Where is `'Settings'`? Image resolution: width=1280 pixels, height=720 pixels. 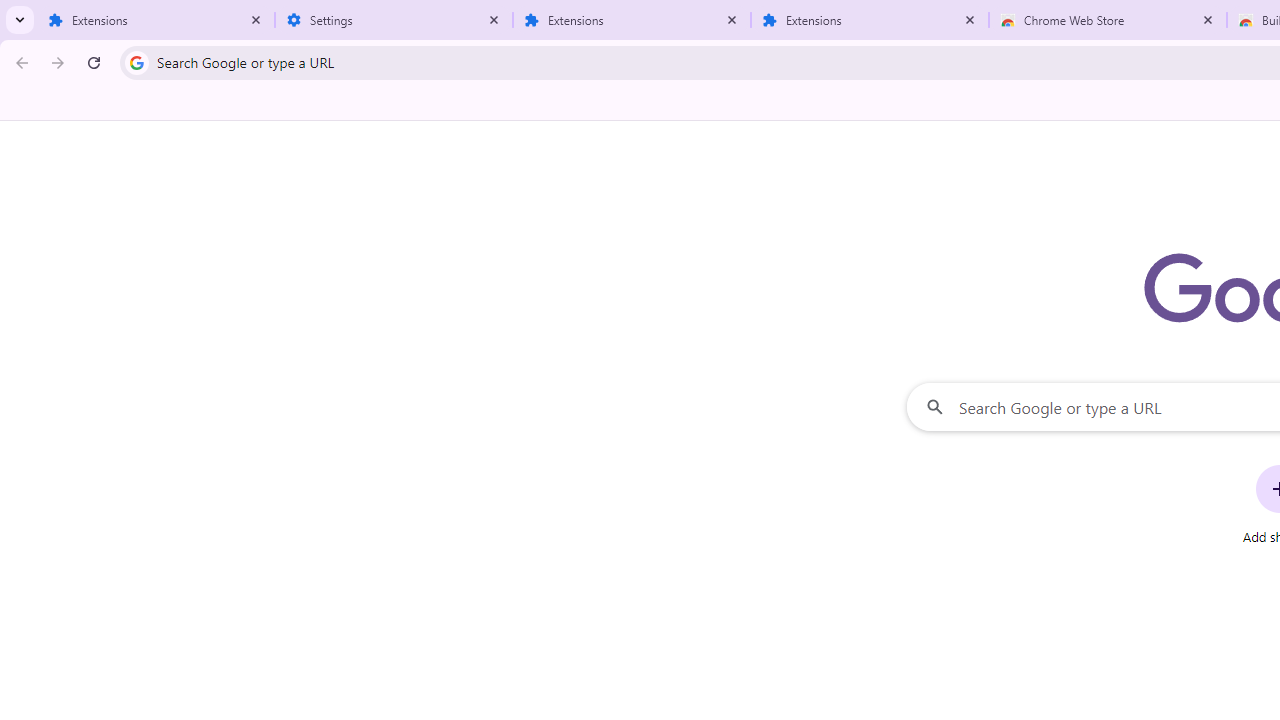 'Settings' is located at coordinates (394, 20).